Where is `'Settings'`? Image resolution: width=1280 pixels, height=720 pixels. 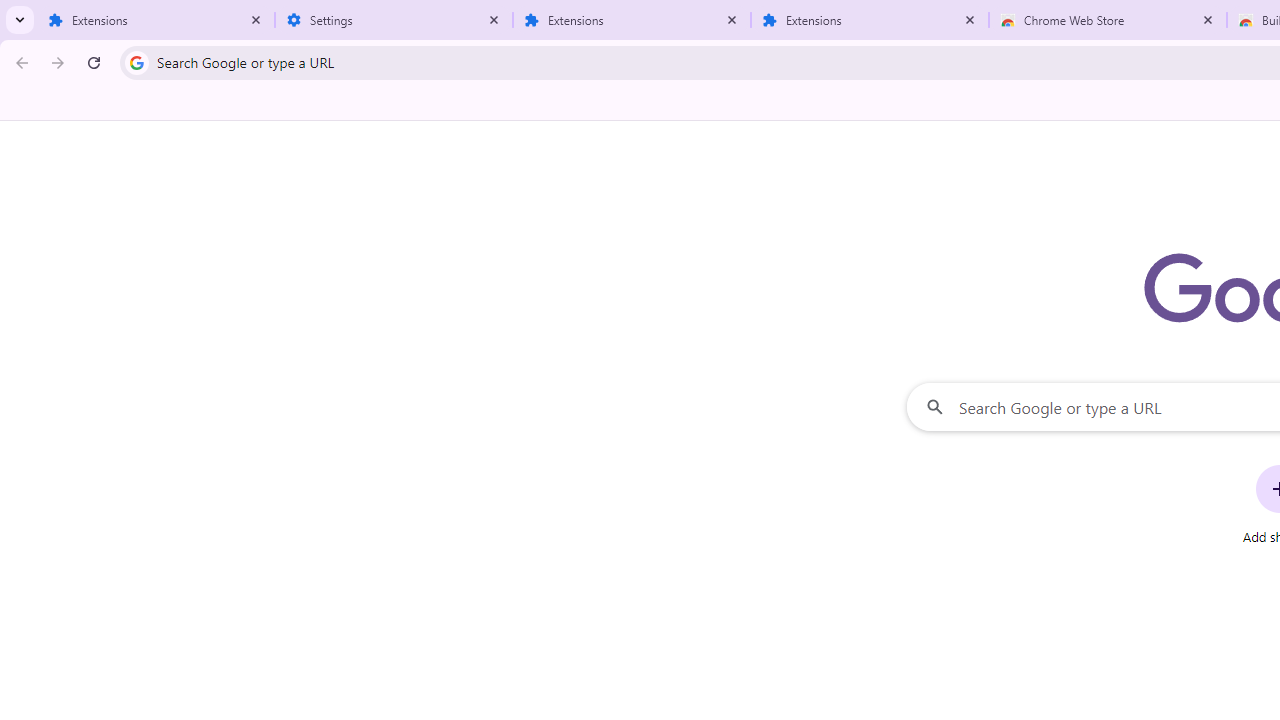 'Settings' is located at coordinates (394, 20).